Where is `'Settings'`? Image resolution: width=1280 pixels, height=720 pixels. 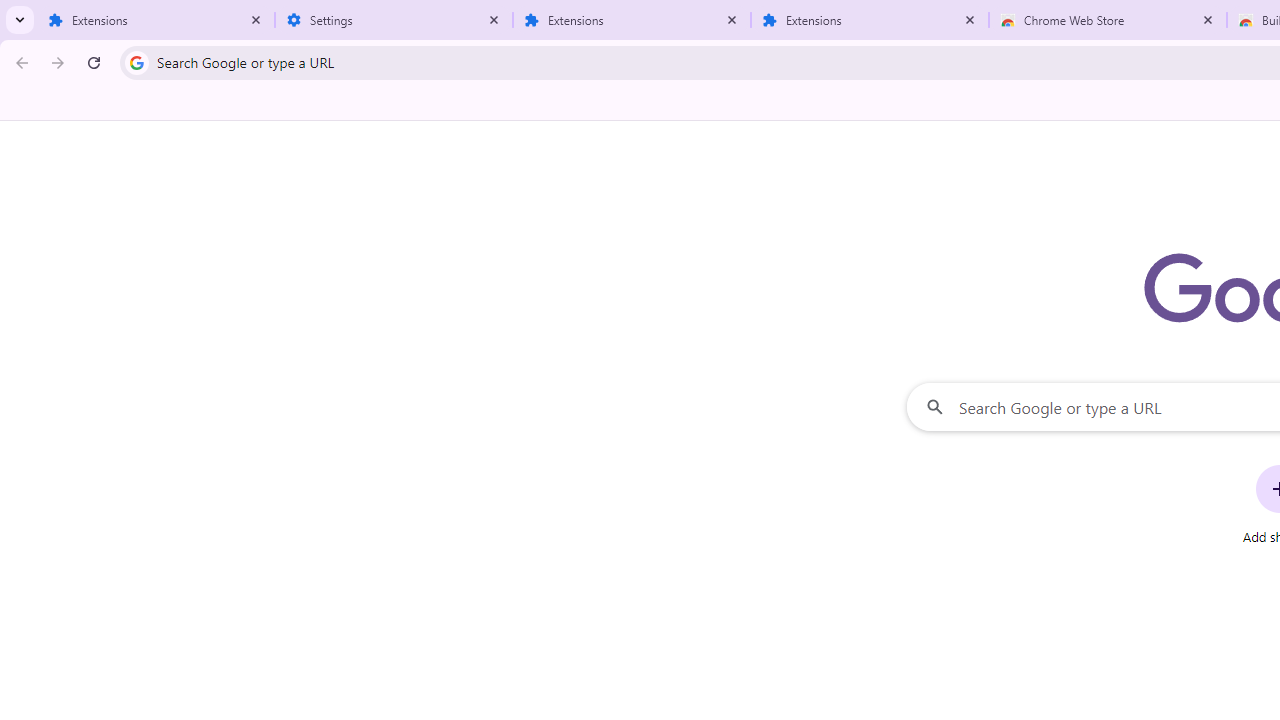 'Settings' is located at coordinates (394, 20).